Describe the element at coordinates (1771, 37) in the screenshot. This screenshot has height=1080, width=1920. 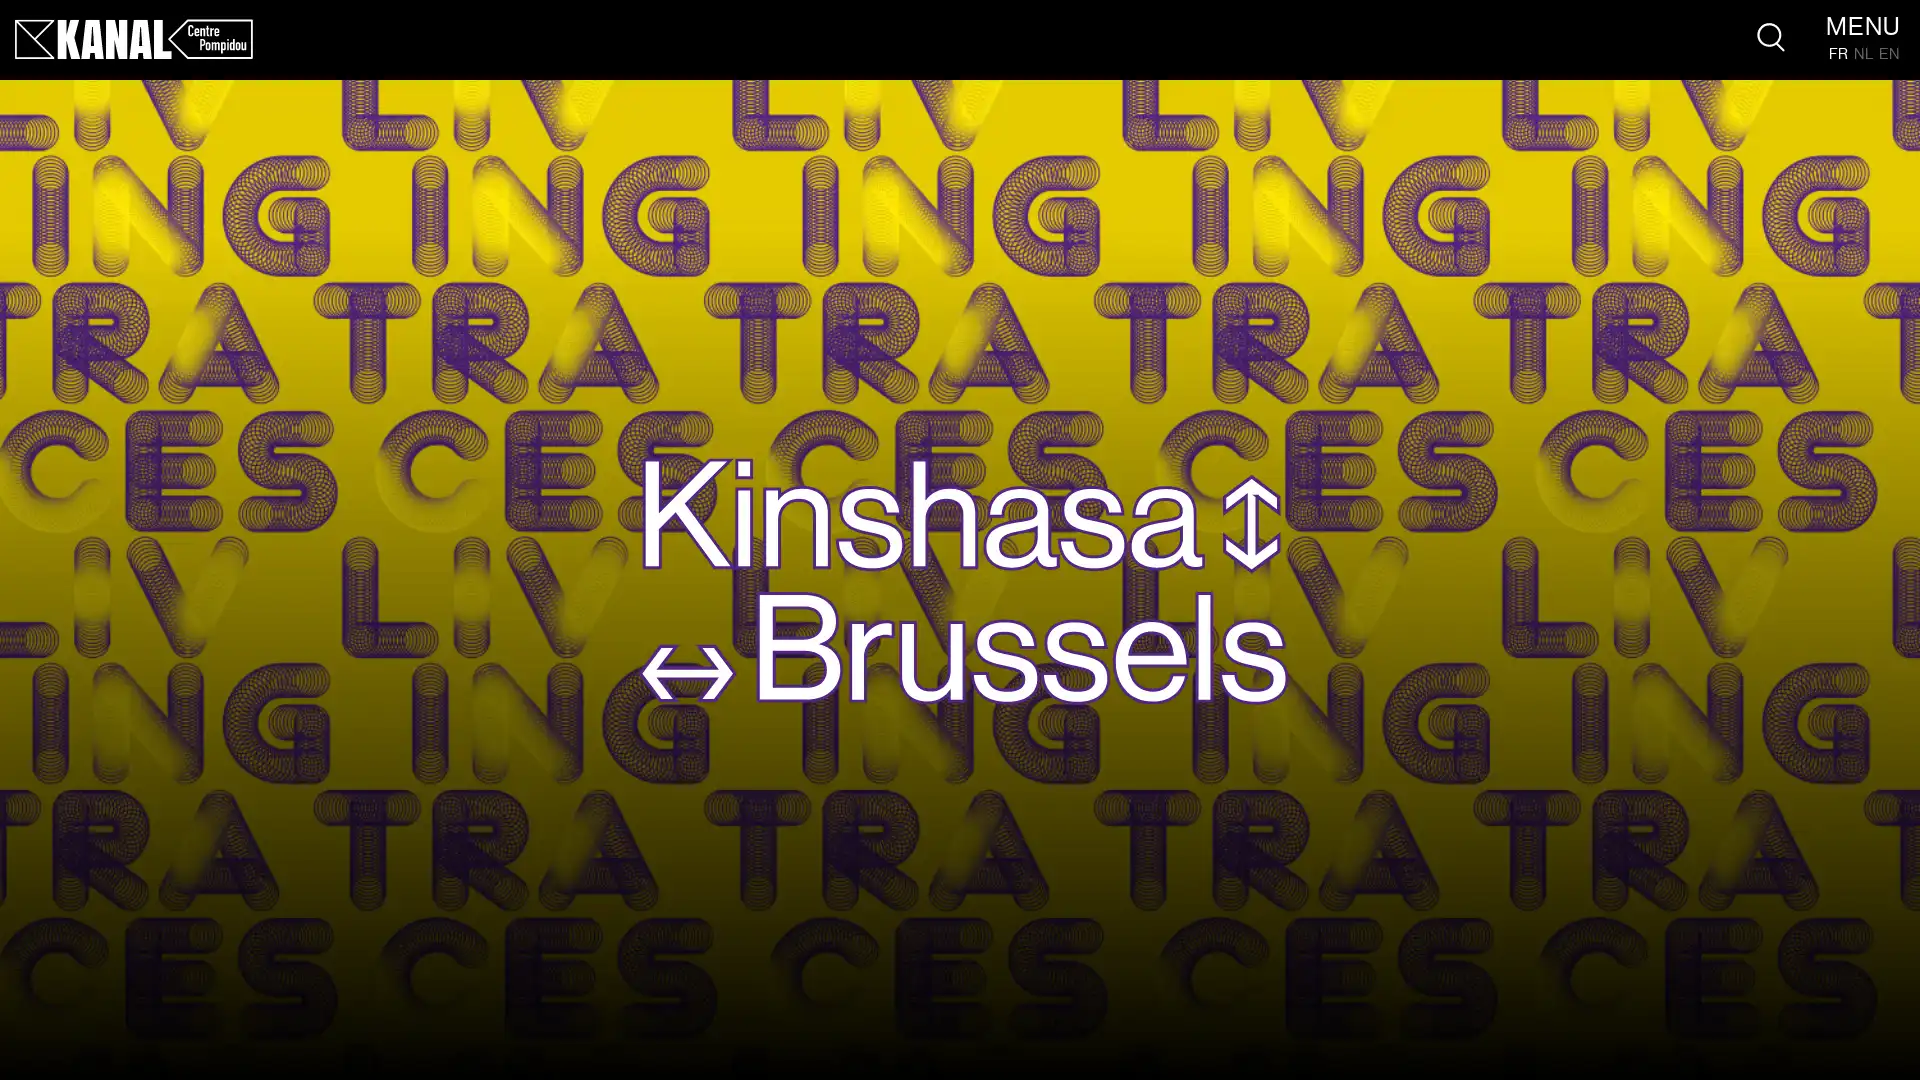
I see `Rechercher` at that location.